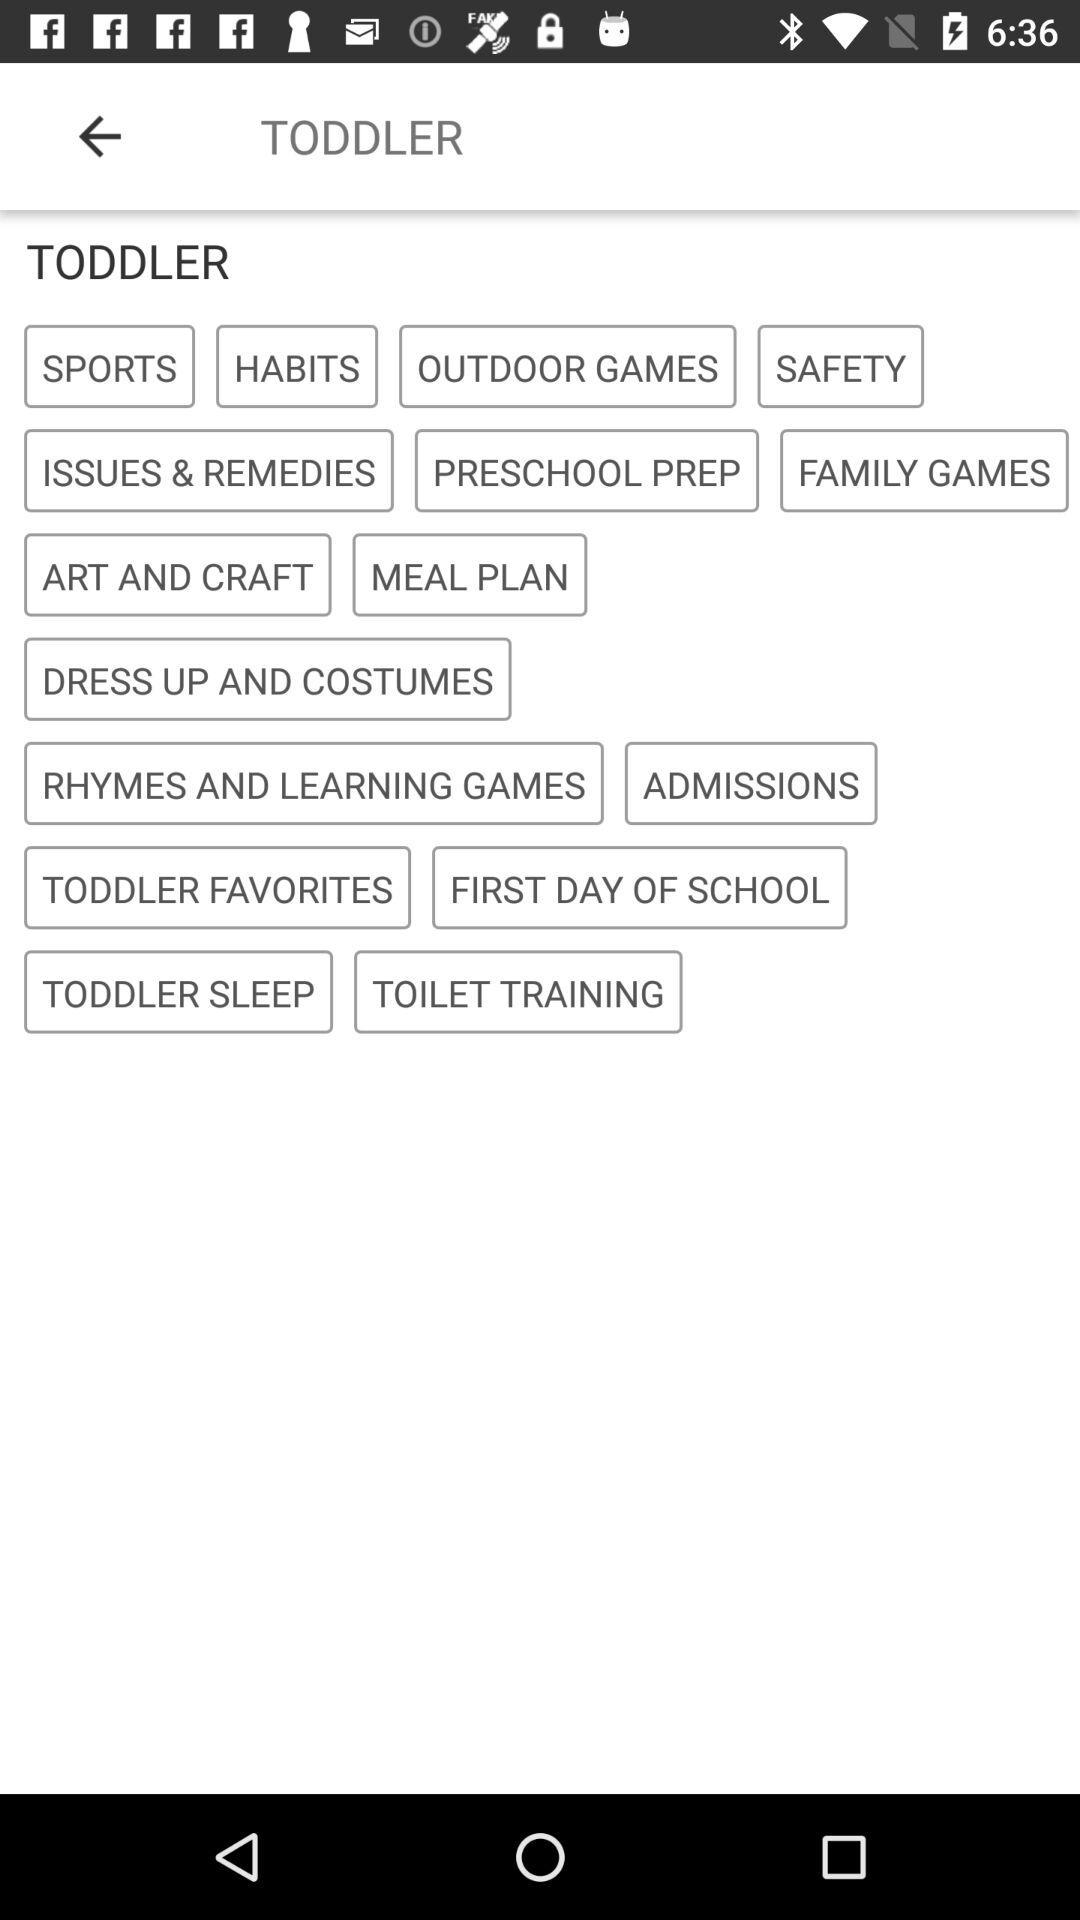 The height and width of the screenshot is (1920, 1080). I want to click on the admissions icon, so click(751, 783).